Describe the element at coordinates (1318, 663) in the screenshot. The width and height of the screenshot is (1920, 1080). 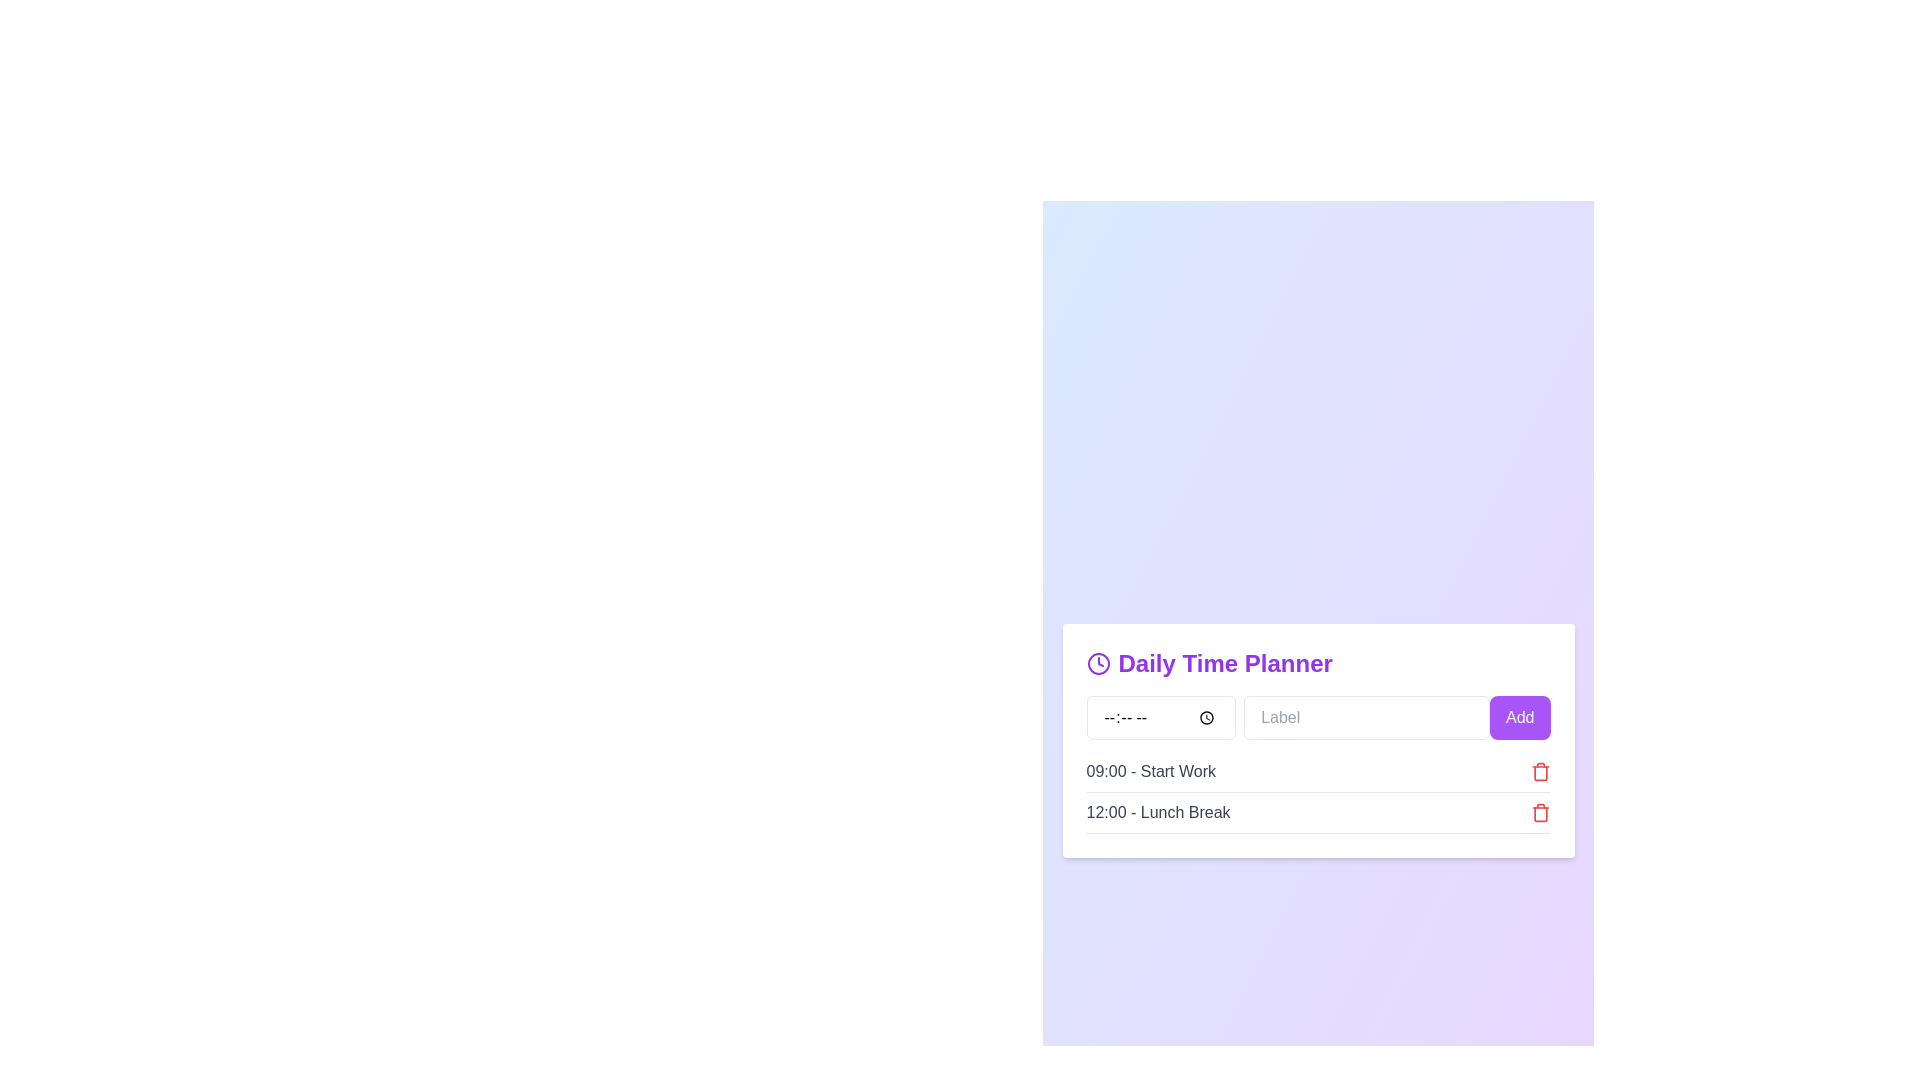
I see `the text label reading 'Daily Time Planner' styled in purple and bold, which is located at the top of the panel, above other components` at that location.